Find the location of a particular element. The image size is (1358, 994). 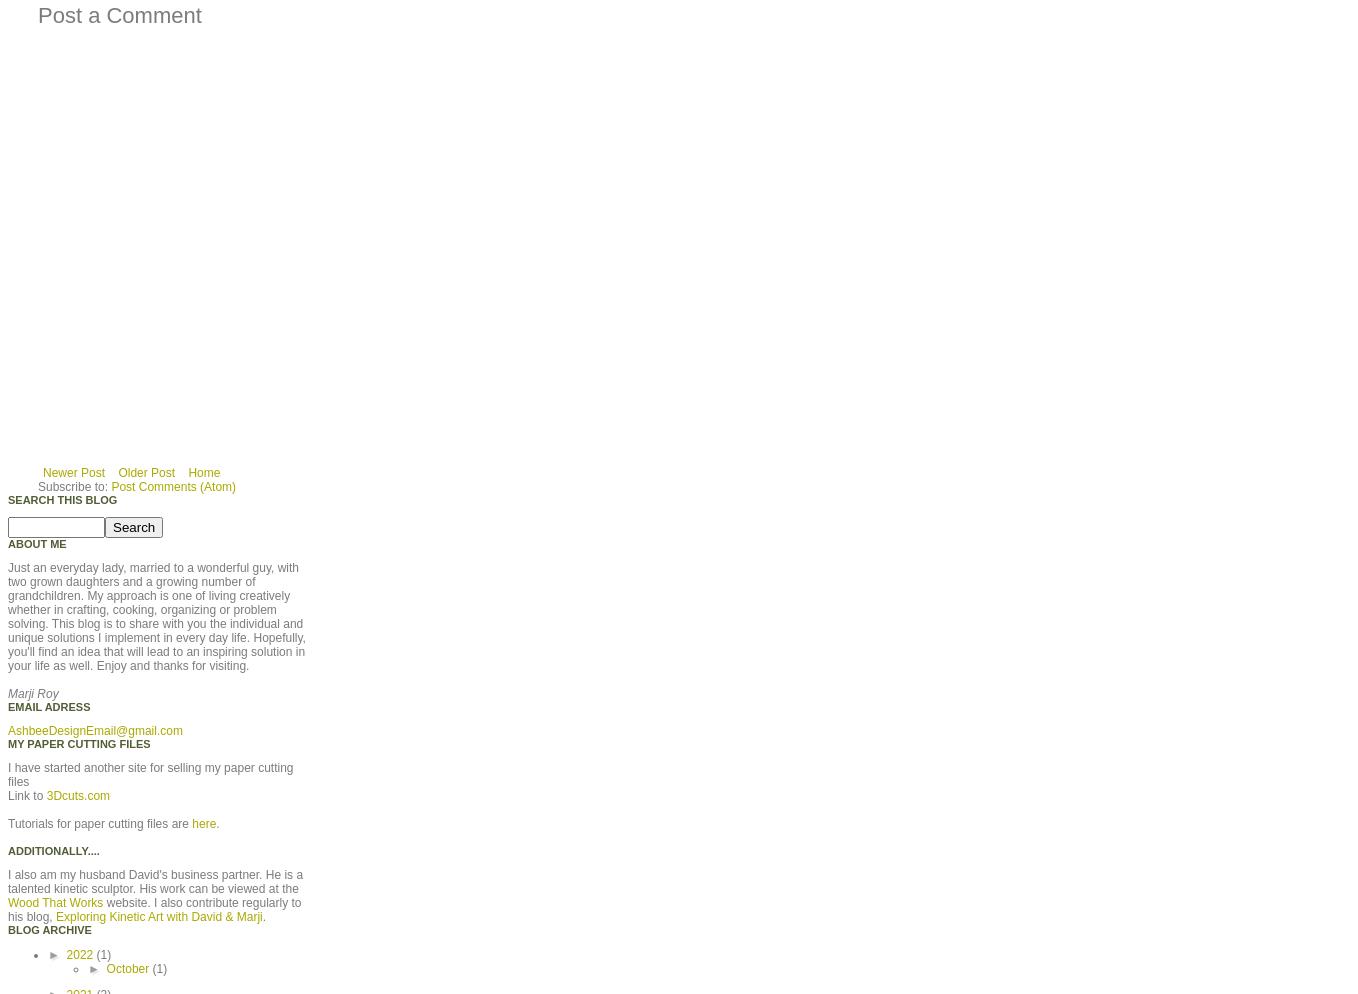

'Wood That Works' is located at coordinates (55, 900).